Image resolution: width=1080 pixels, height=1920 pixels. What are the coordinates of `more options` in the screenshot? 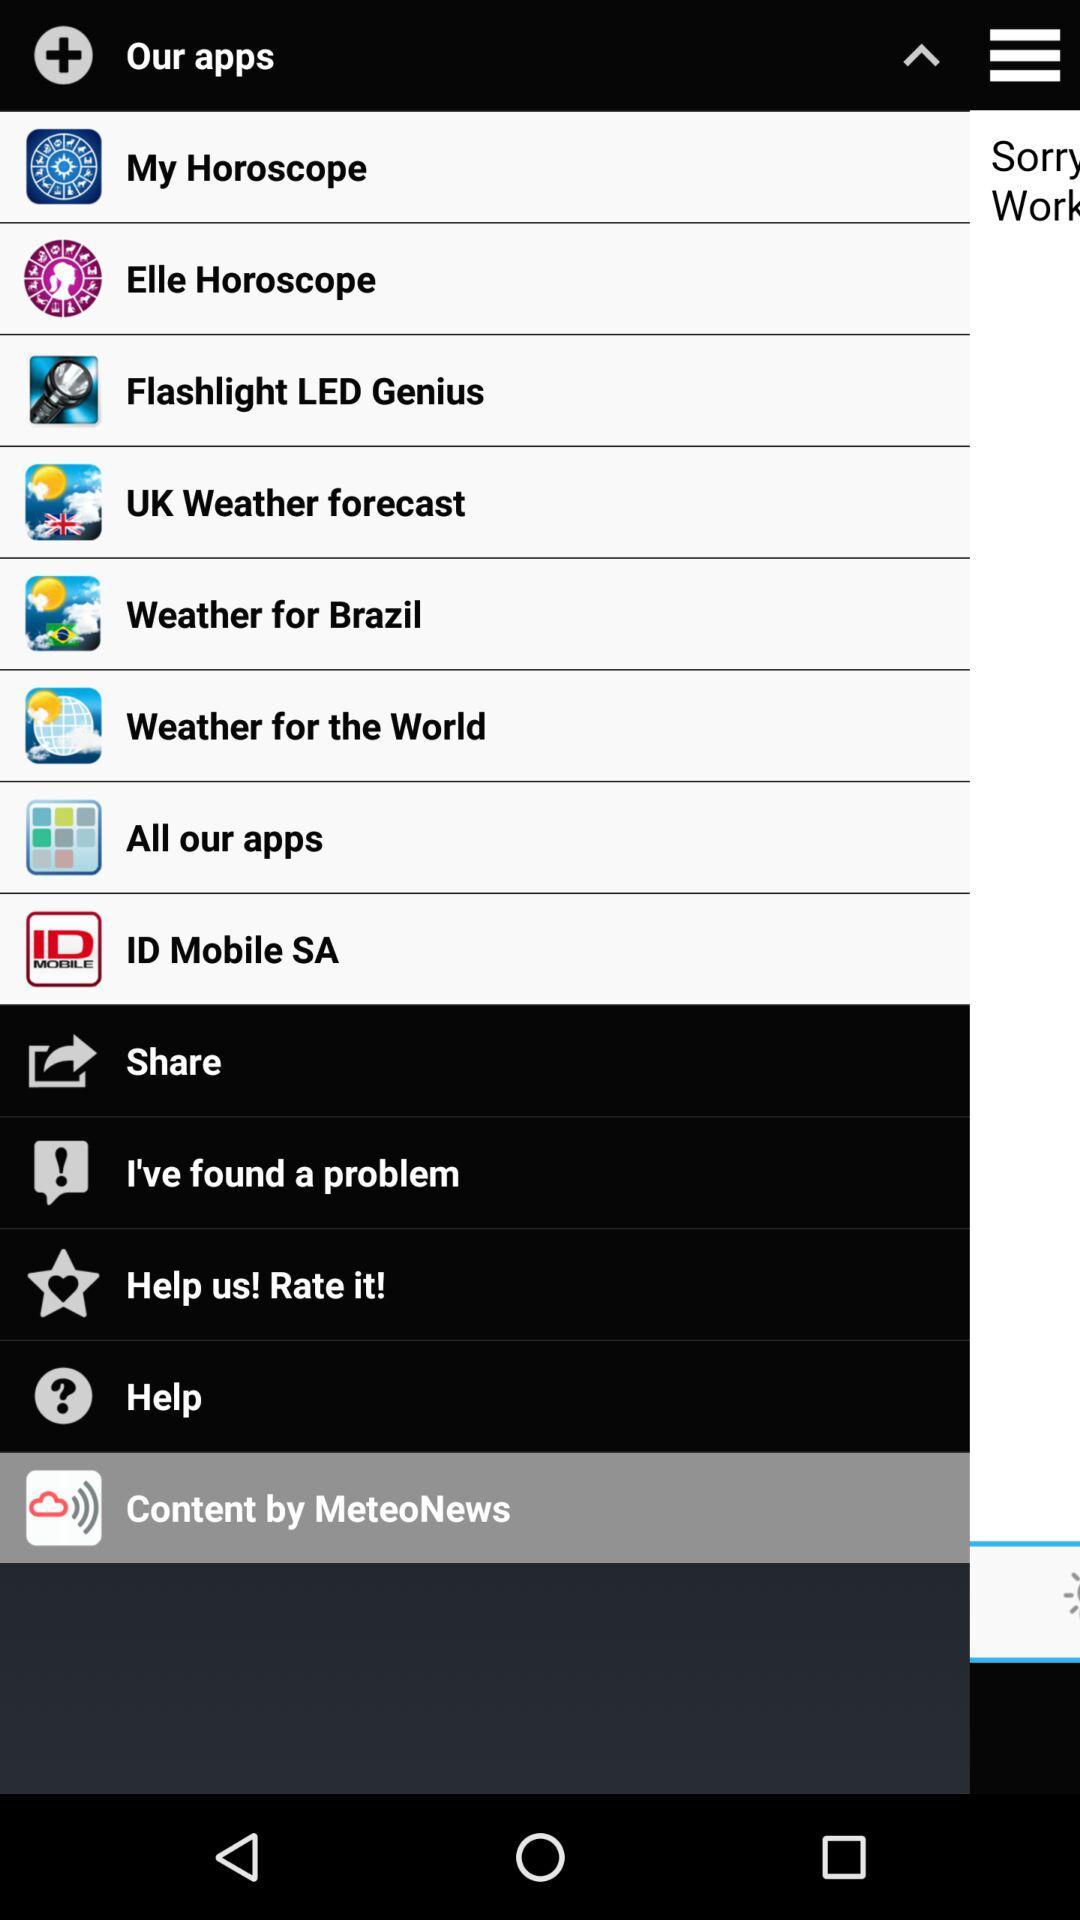 It's located at (1024, 55).